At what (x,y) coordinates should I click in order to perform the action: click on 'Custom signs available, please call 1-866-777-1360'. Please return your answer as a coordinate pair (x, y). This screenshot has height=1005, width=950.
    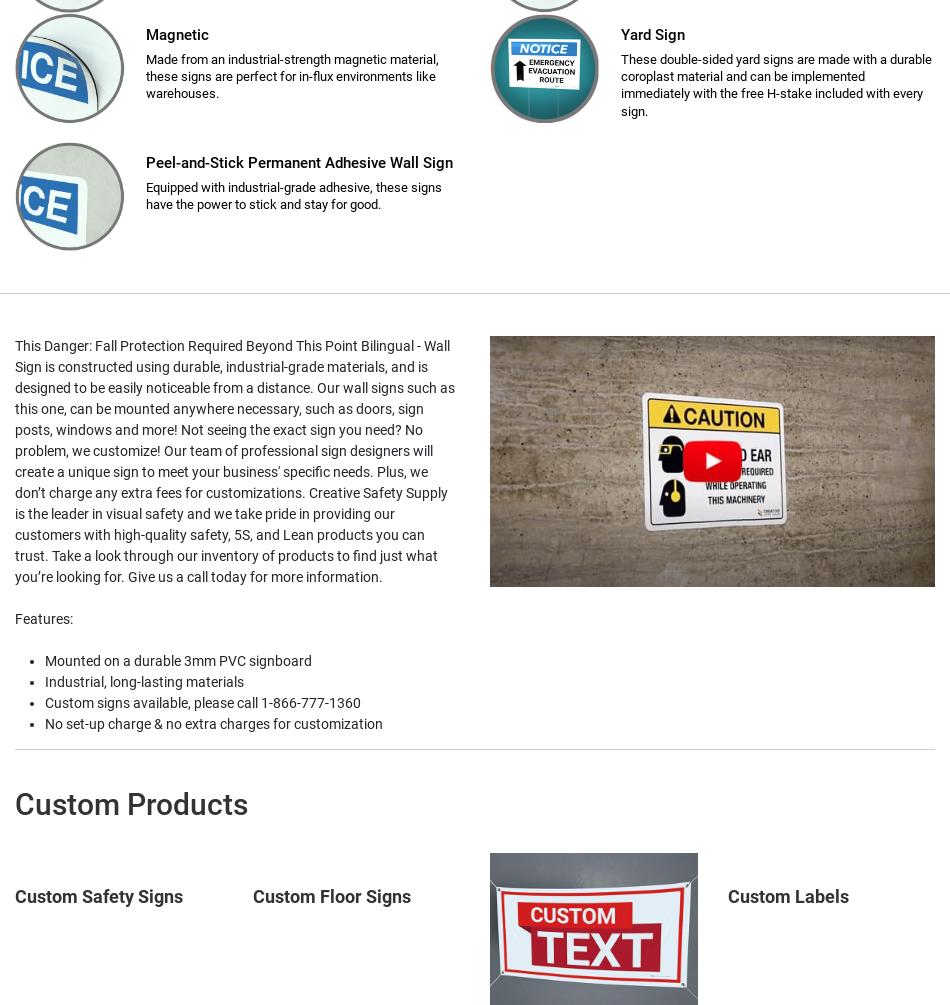
    Looking at the image, I should click on (203, 702).